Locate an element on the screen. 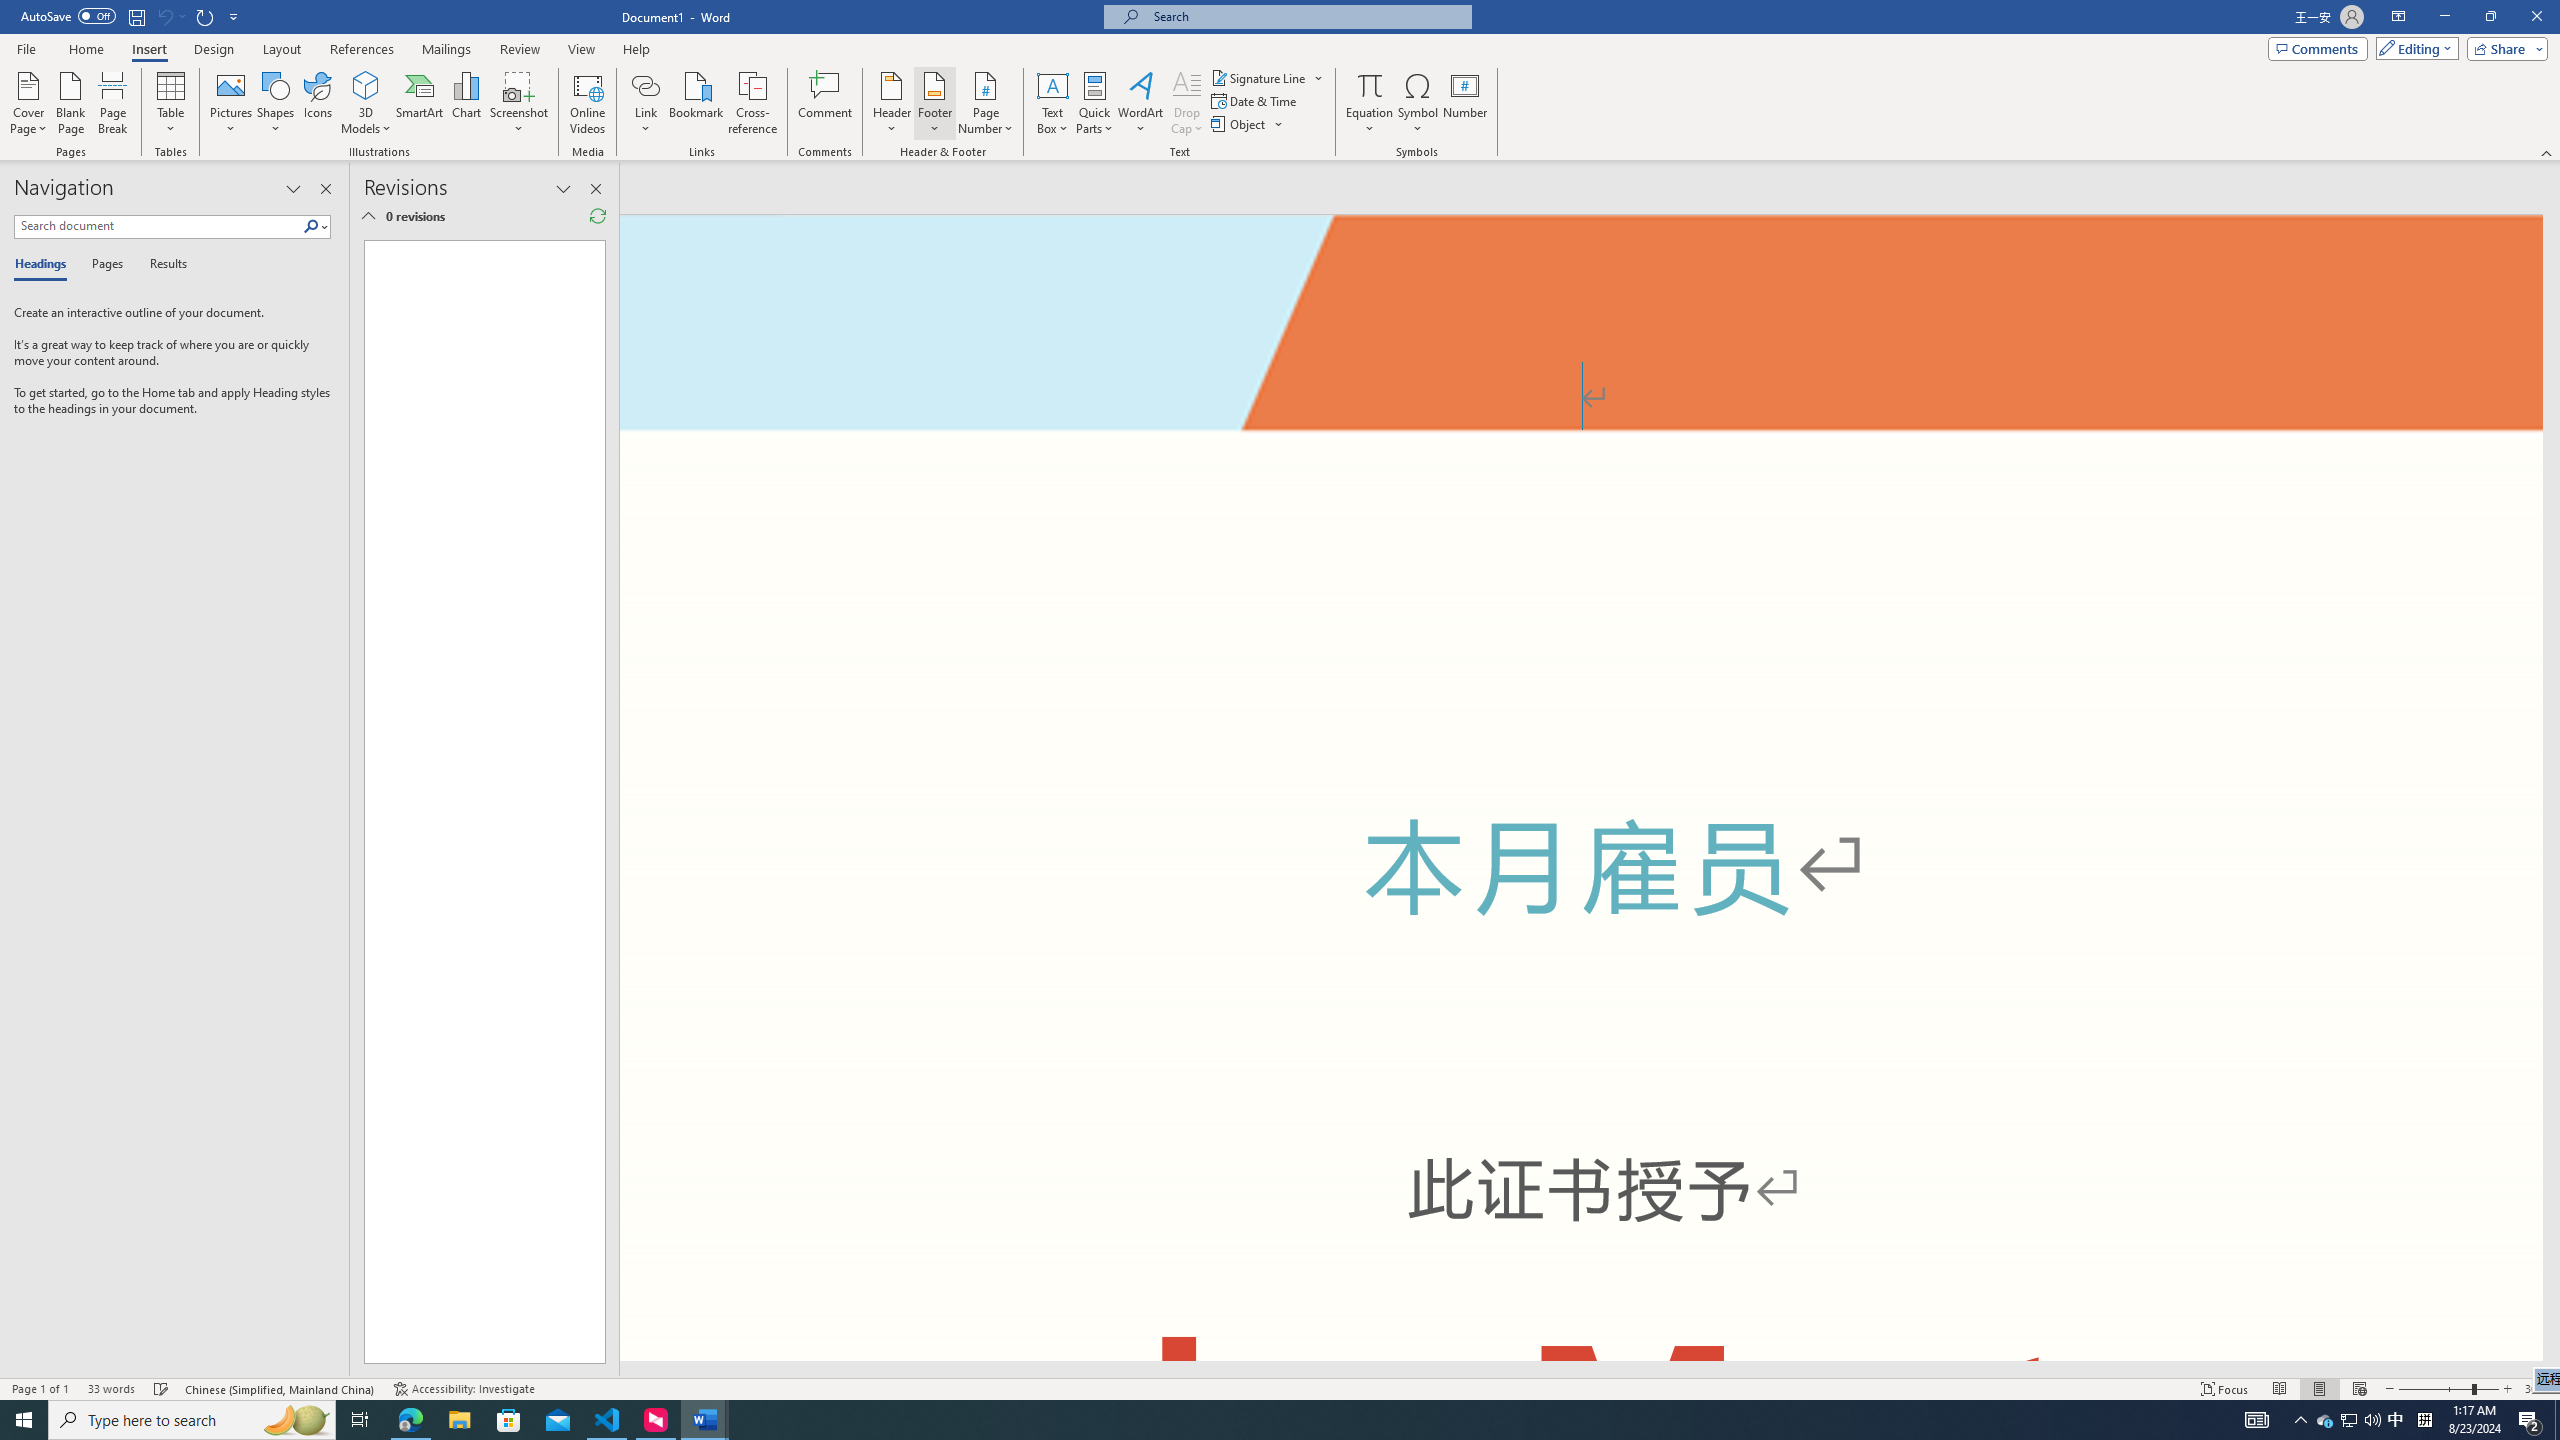 This screenshot has height=1440, width=2560. 'Zoom 308%' is located at coordinates (2537, 1389).